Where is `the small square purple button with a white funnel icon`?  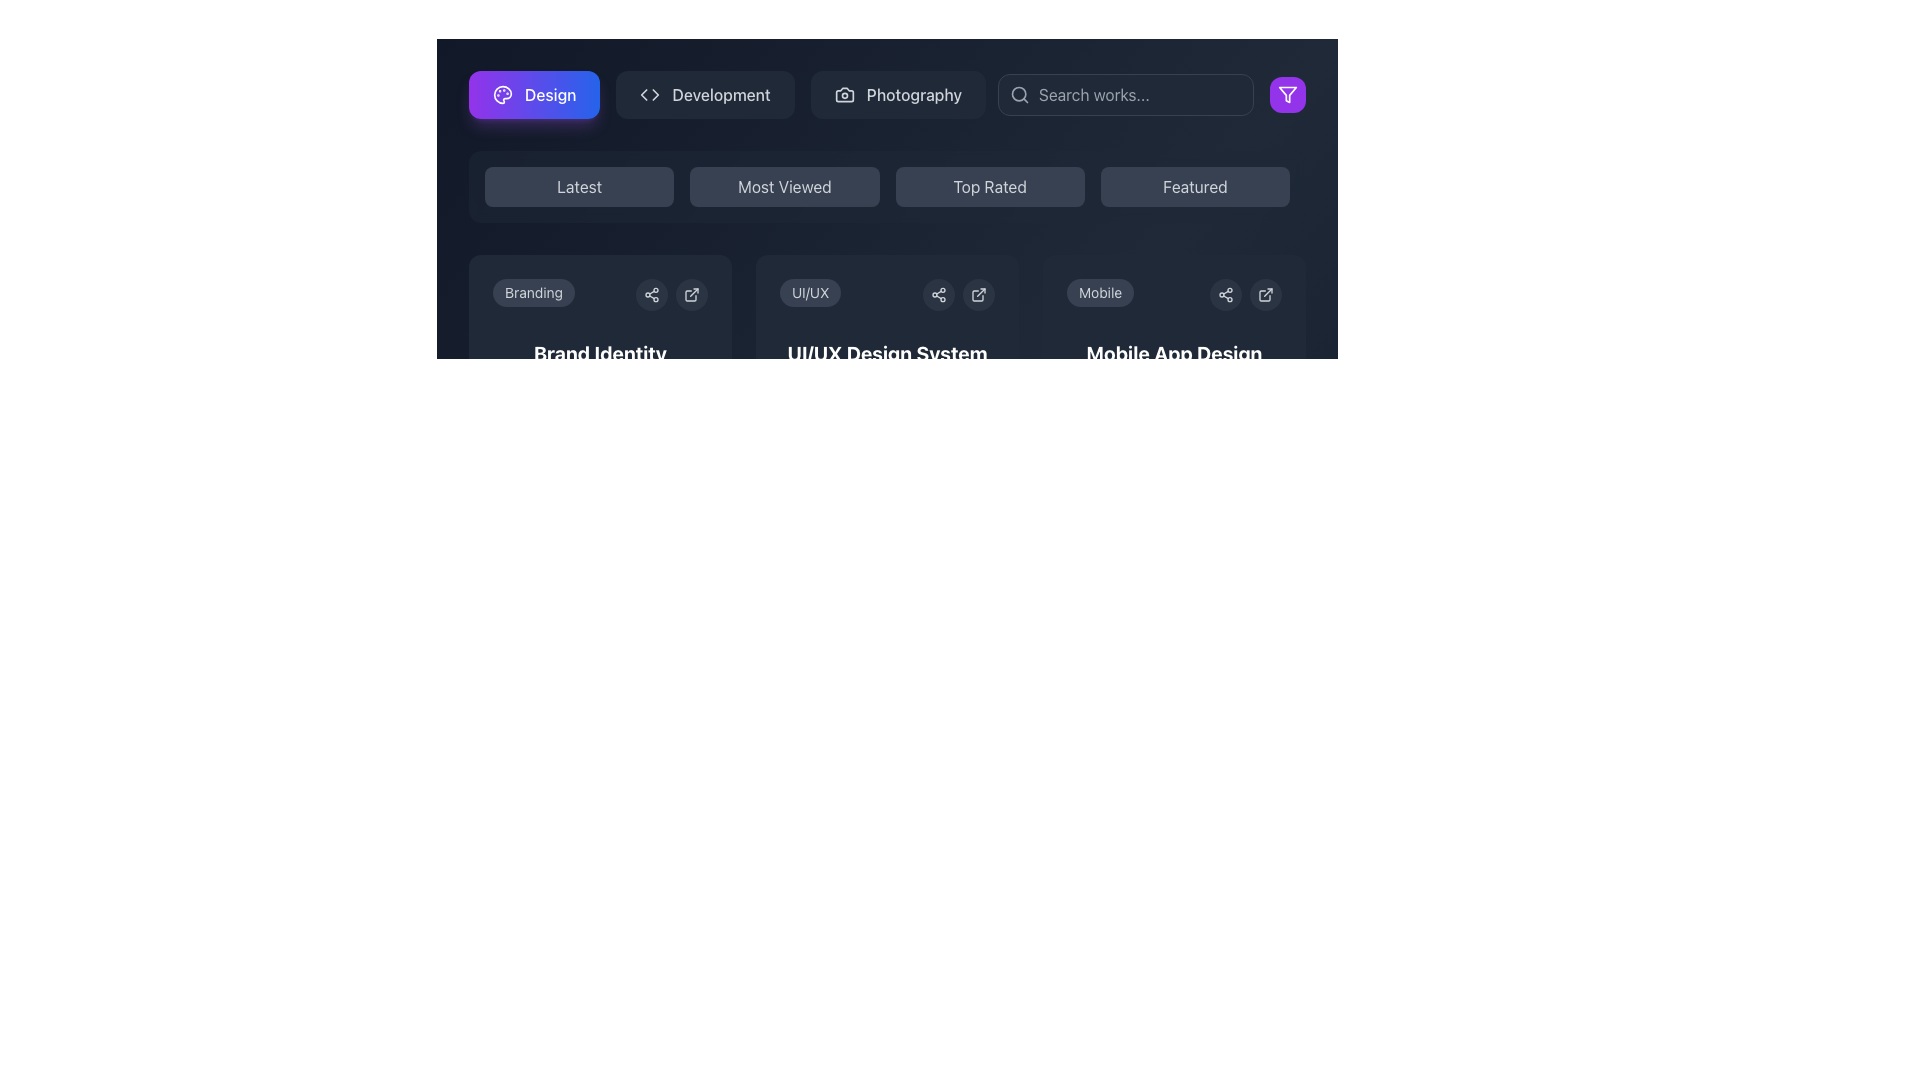 the small square purple button with a white funnel icon is located at coordinates (1287, 95).